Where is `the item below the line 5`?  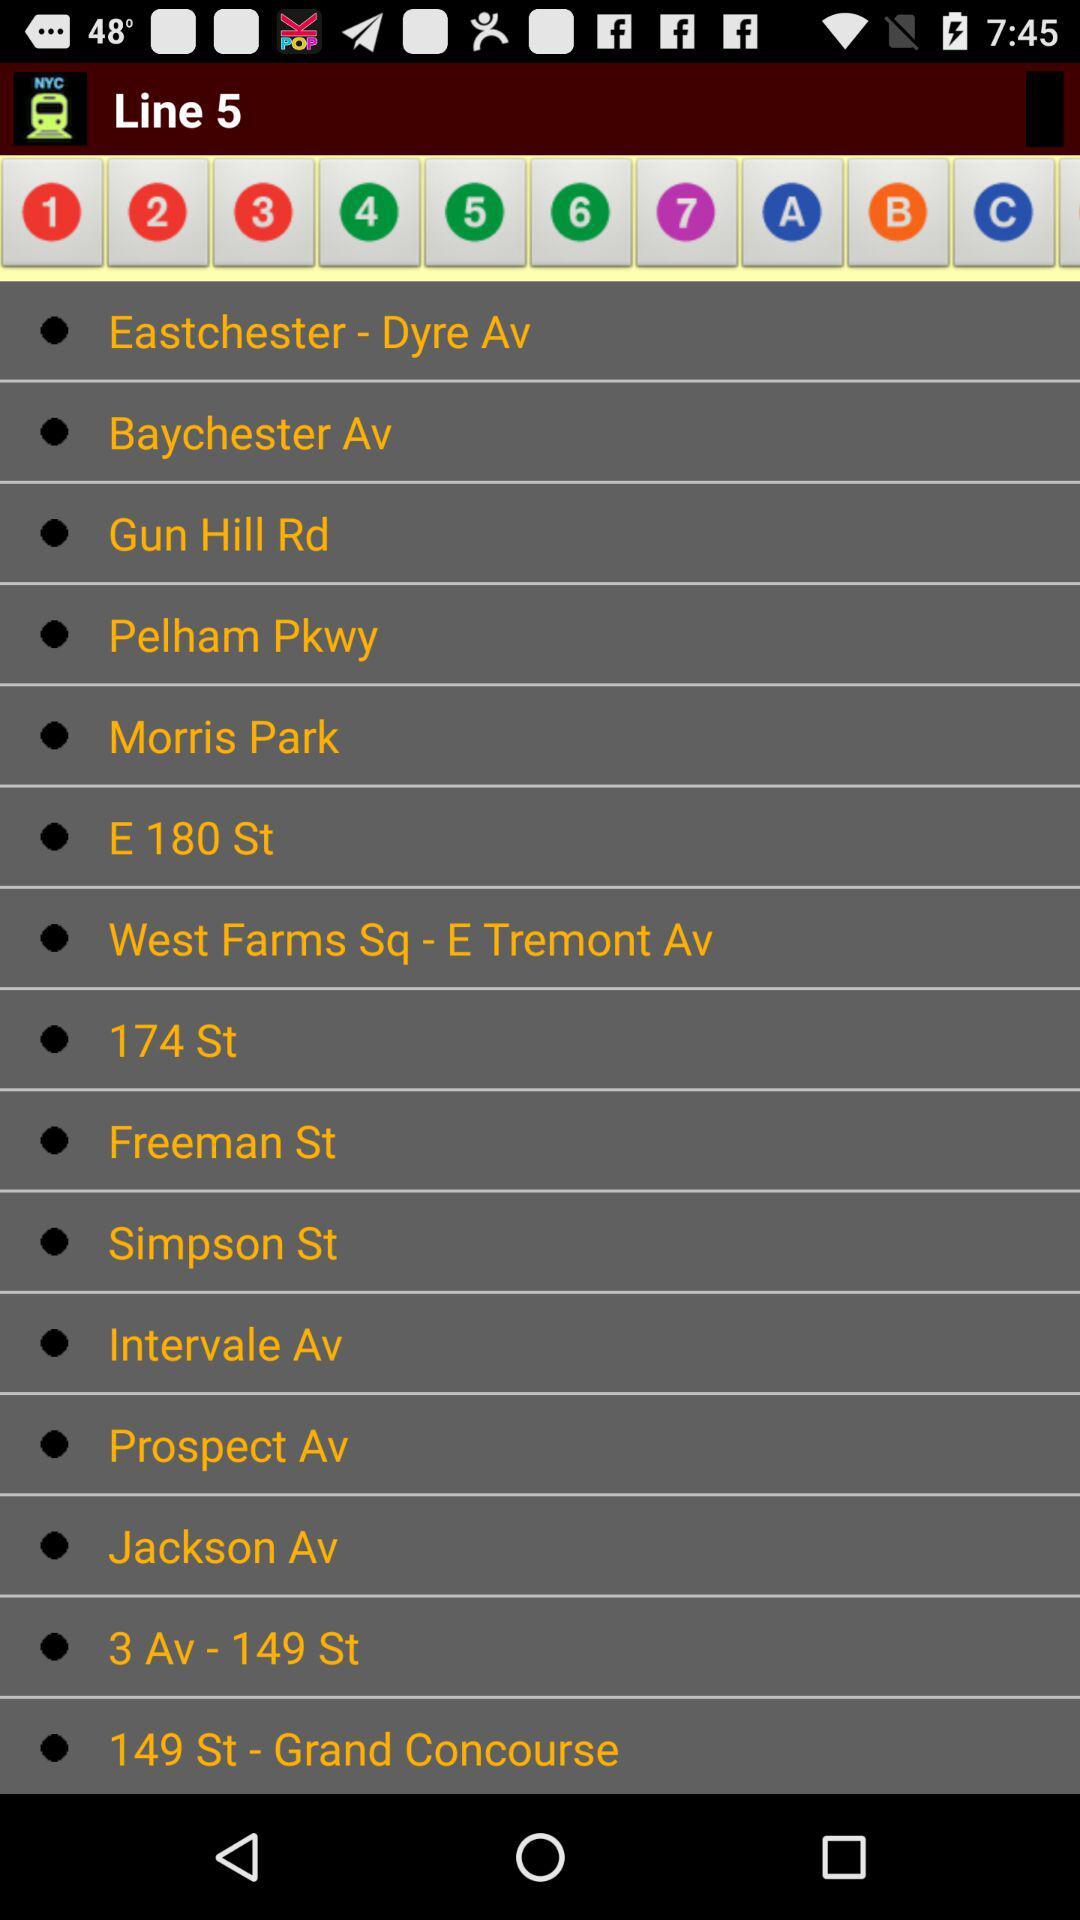
the item below the line 5 is located at coordinates (55, 218).